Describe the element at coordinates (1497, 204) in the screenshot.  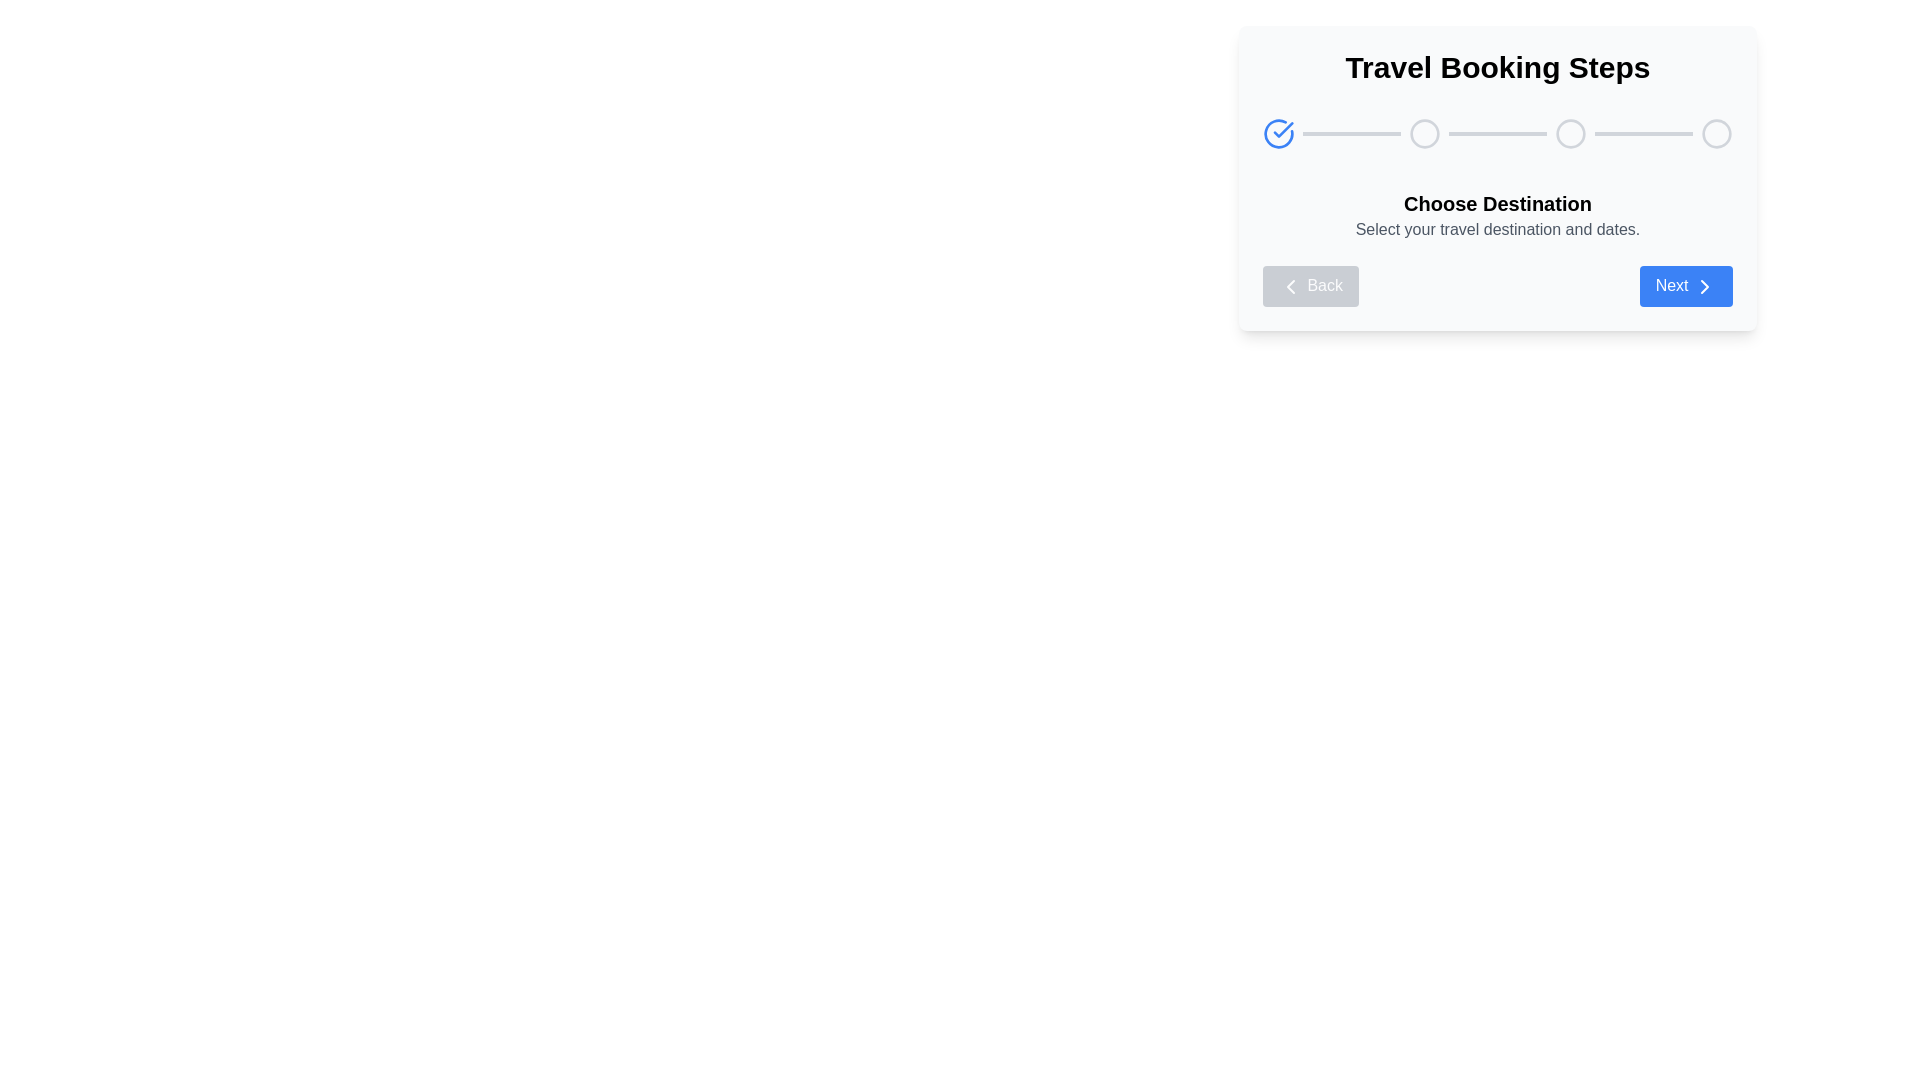
I see `the bold and large text label that displays 'Choose Destination', which is prominently styled and located above the description text within the step navigation panel` at that location.